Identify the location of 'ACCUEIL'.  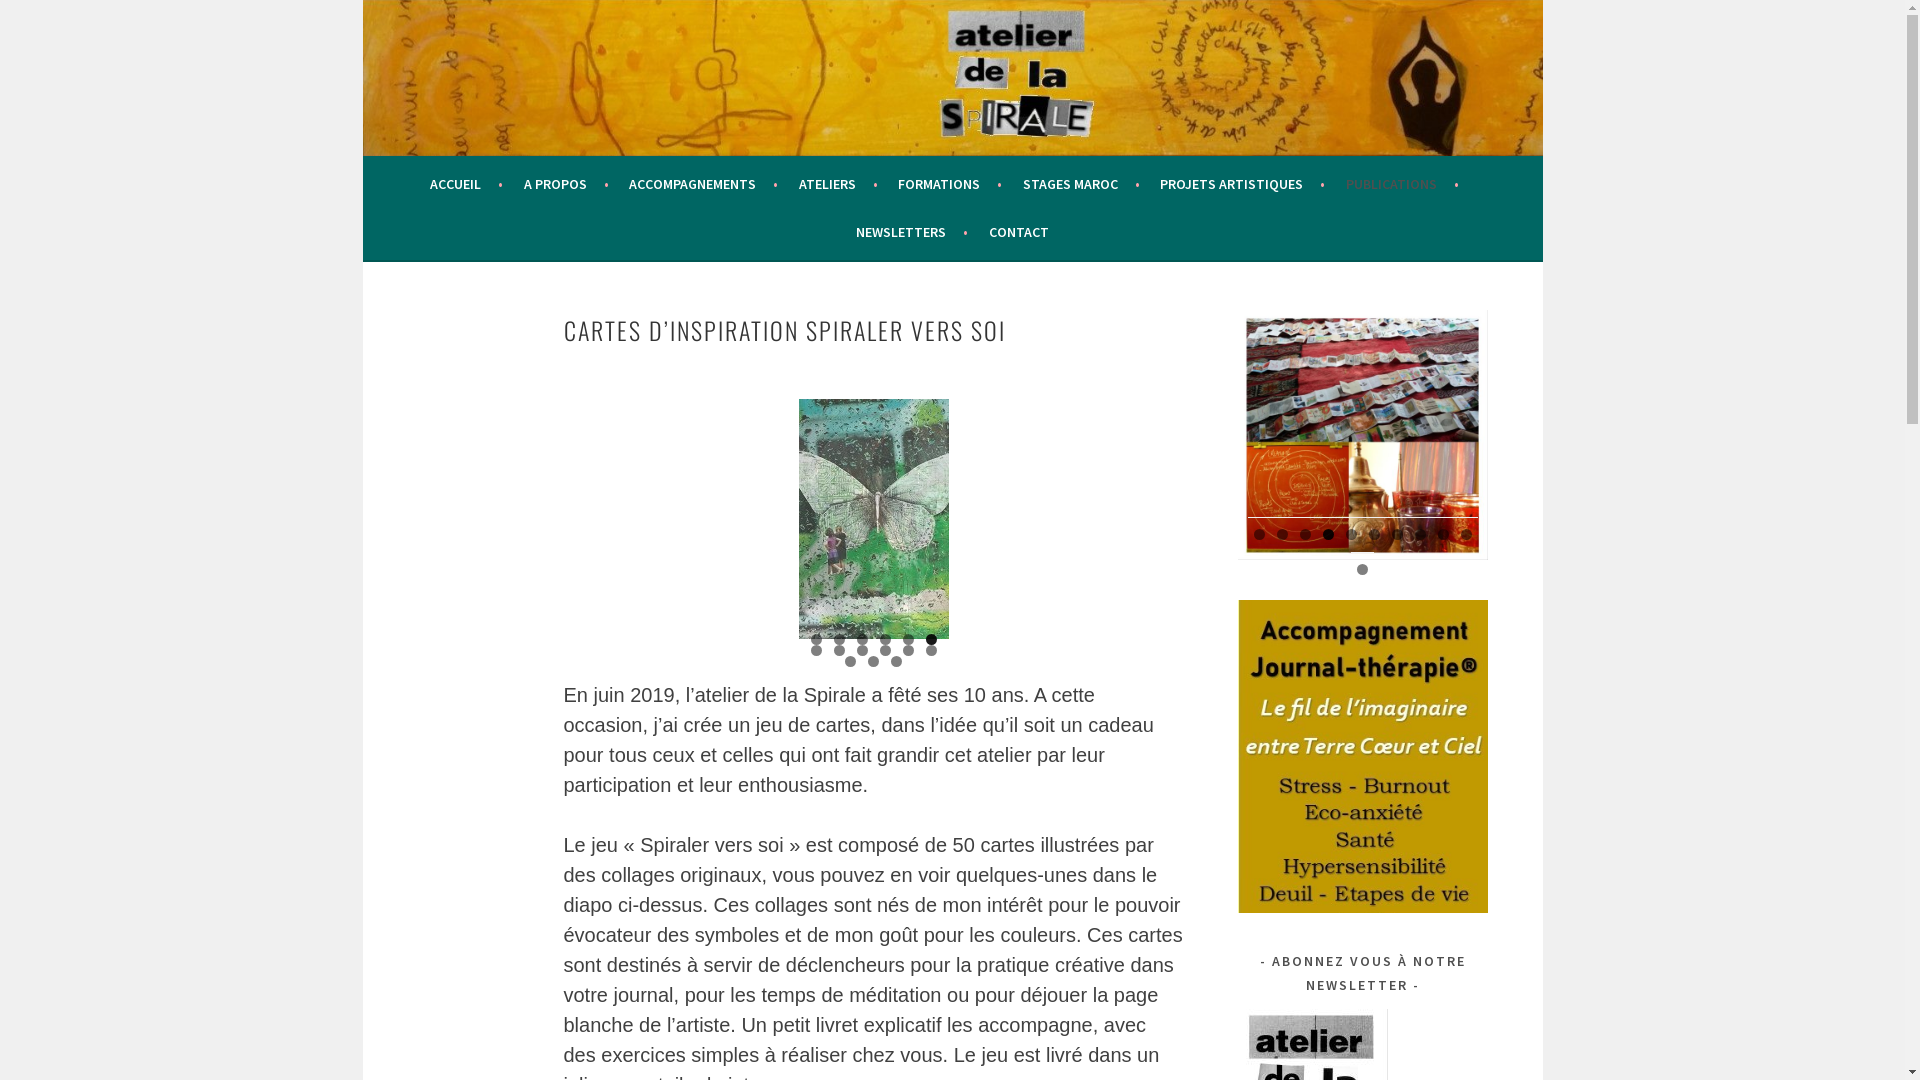
(465, 184).